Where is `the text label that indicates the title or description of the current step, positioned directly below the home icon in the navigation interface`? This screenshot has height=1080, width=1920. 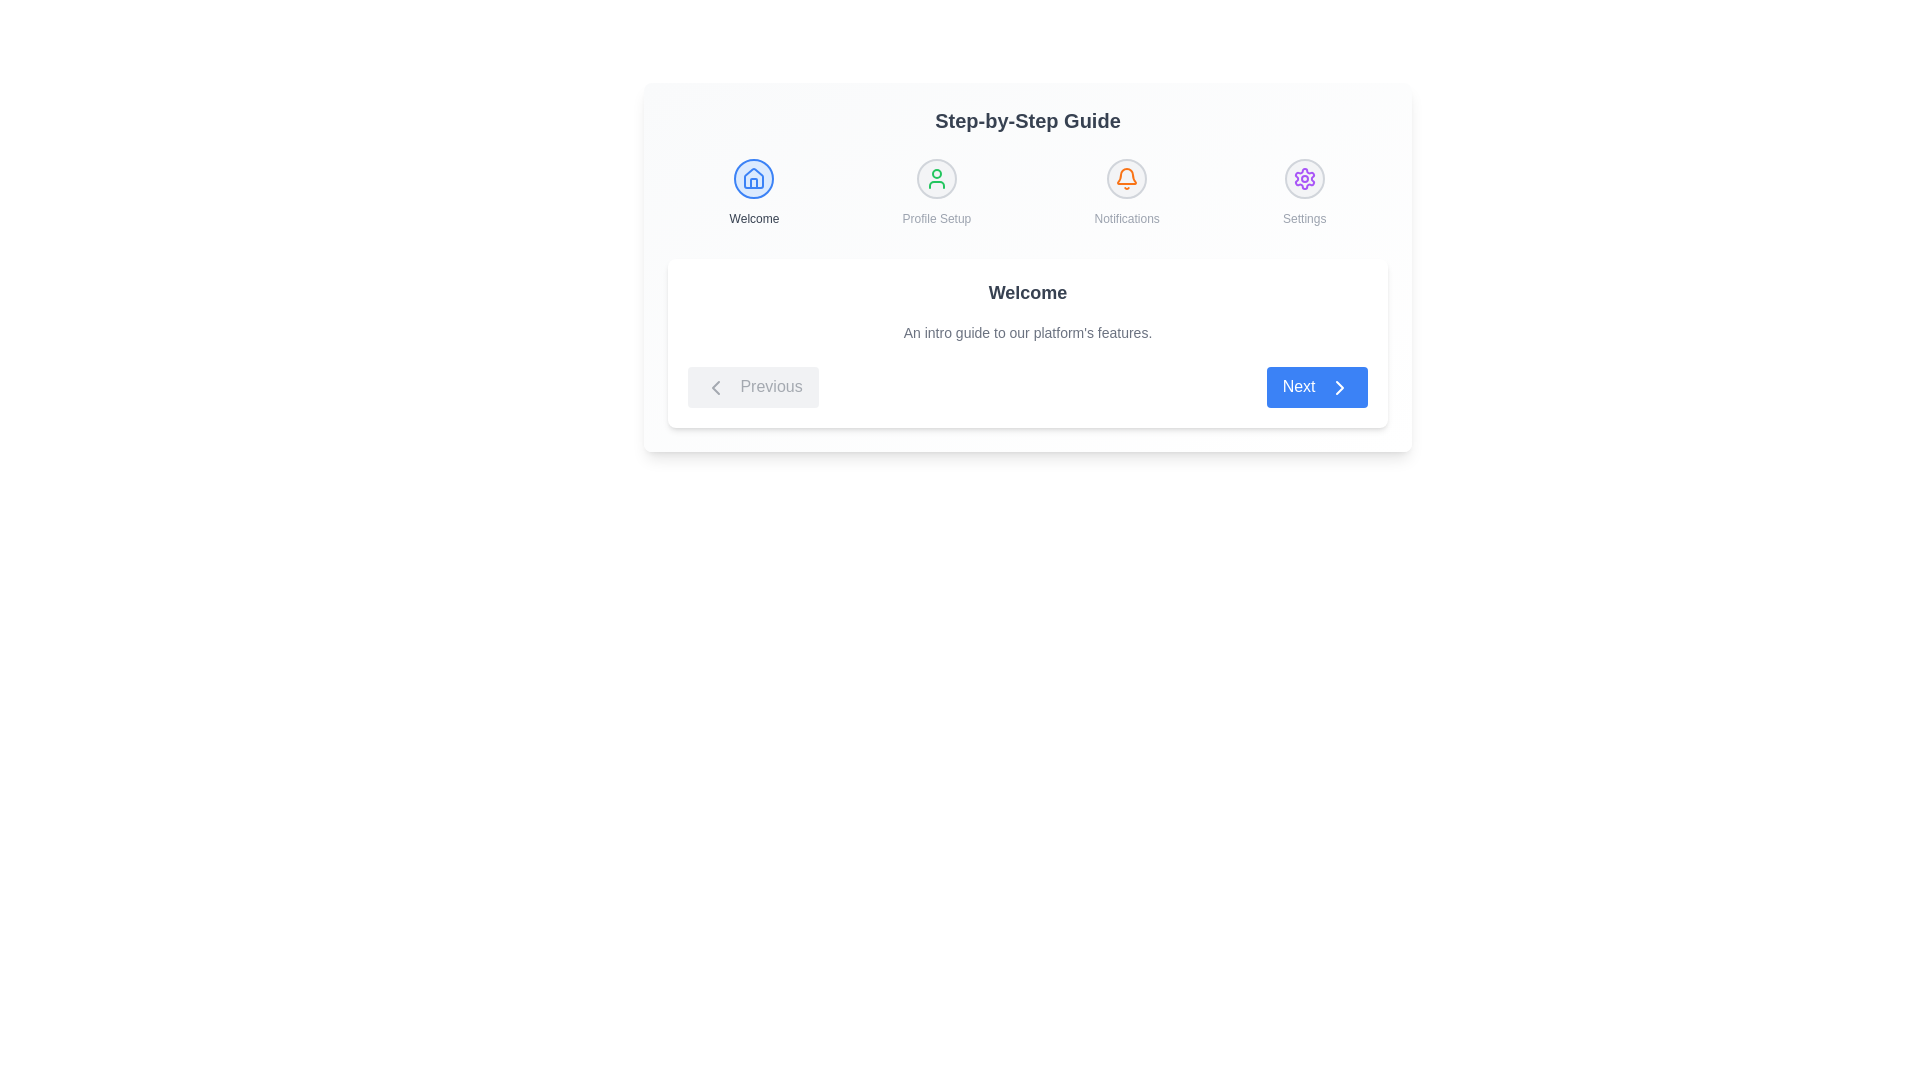
the text label that indicates the title or description of the current step, positioned directly below the home icon in the navigation interface is located at coordinates (753, 219).